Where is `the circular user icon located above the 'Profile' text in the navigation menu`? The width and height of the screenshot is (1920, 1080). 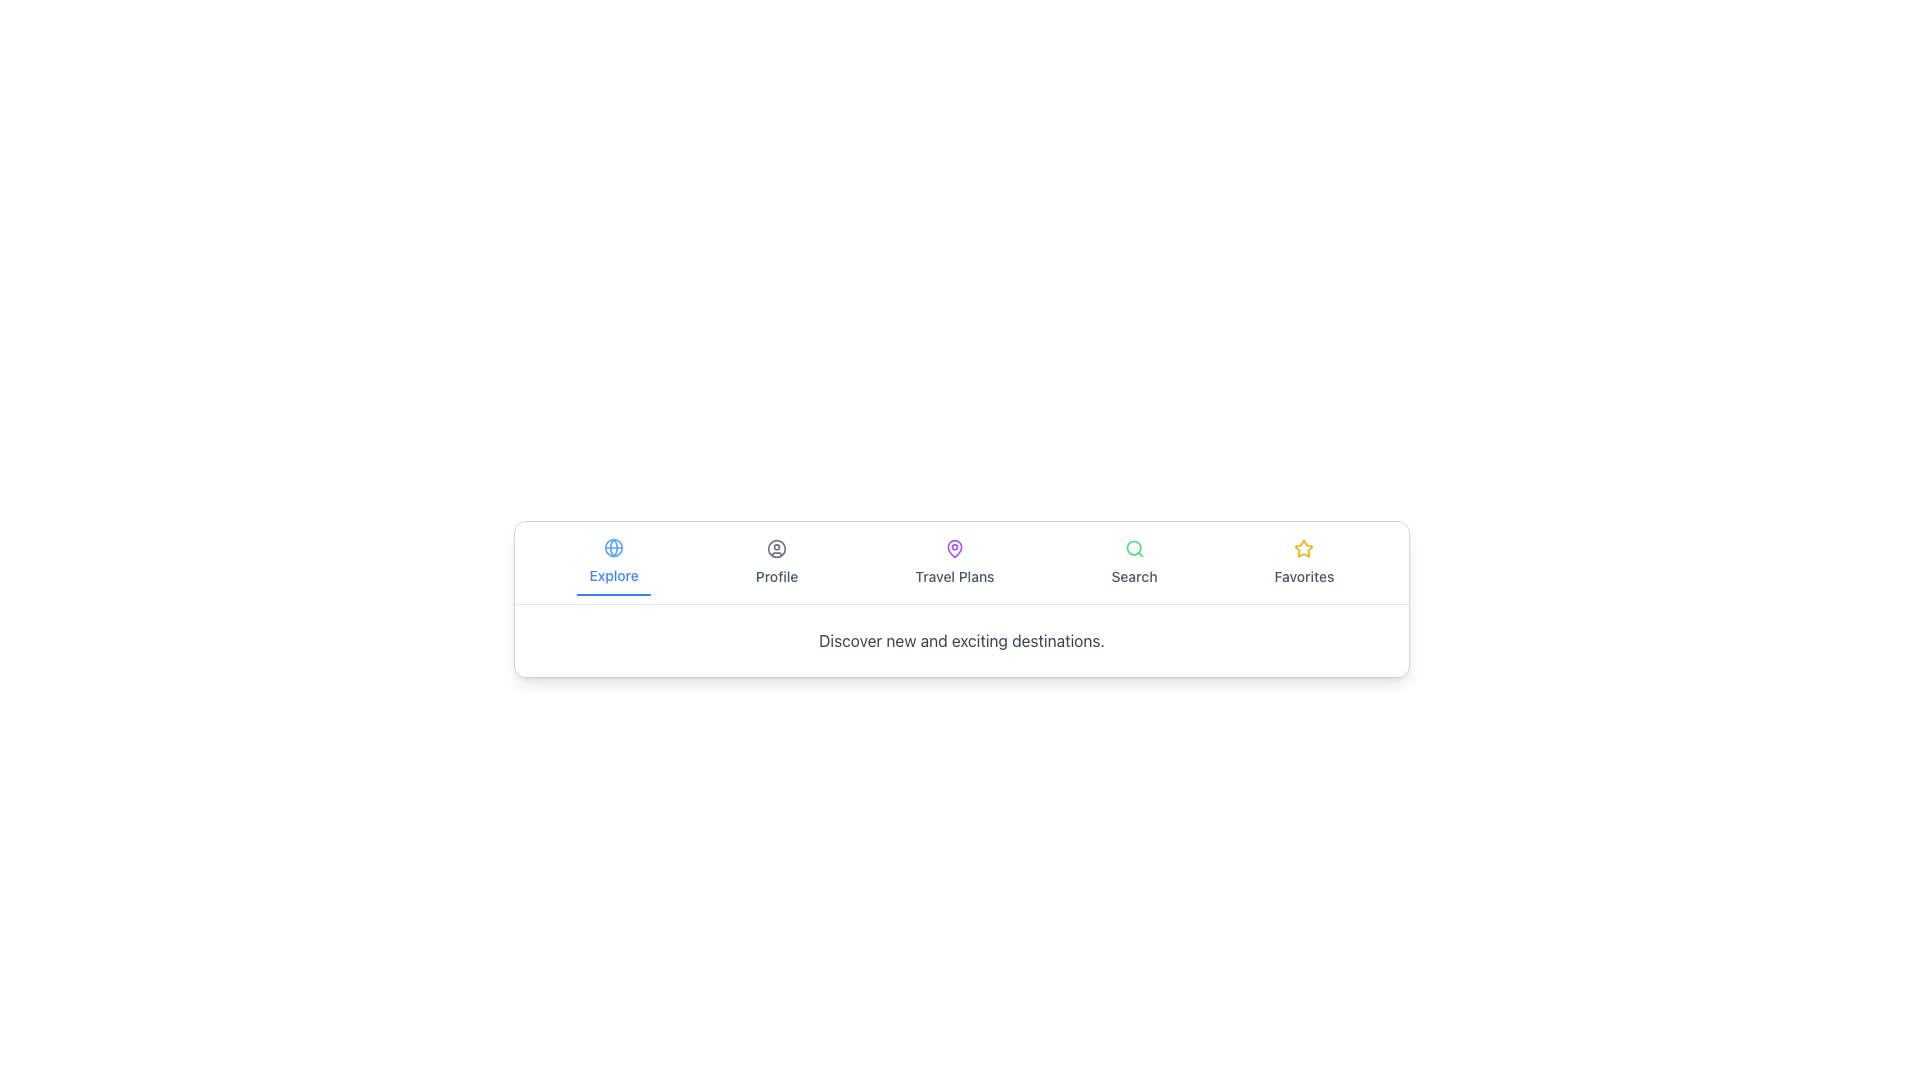
the circular user icon located above the 'Profile' text in the navigation menu is located at coordinates (776, 548).